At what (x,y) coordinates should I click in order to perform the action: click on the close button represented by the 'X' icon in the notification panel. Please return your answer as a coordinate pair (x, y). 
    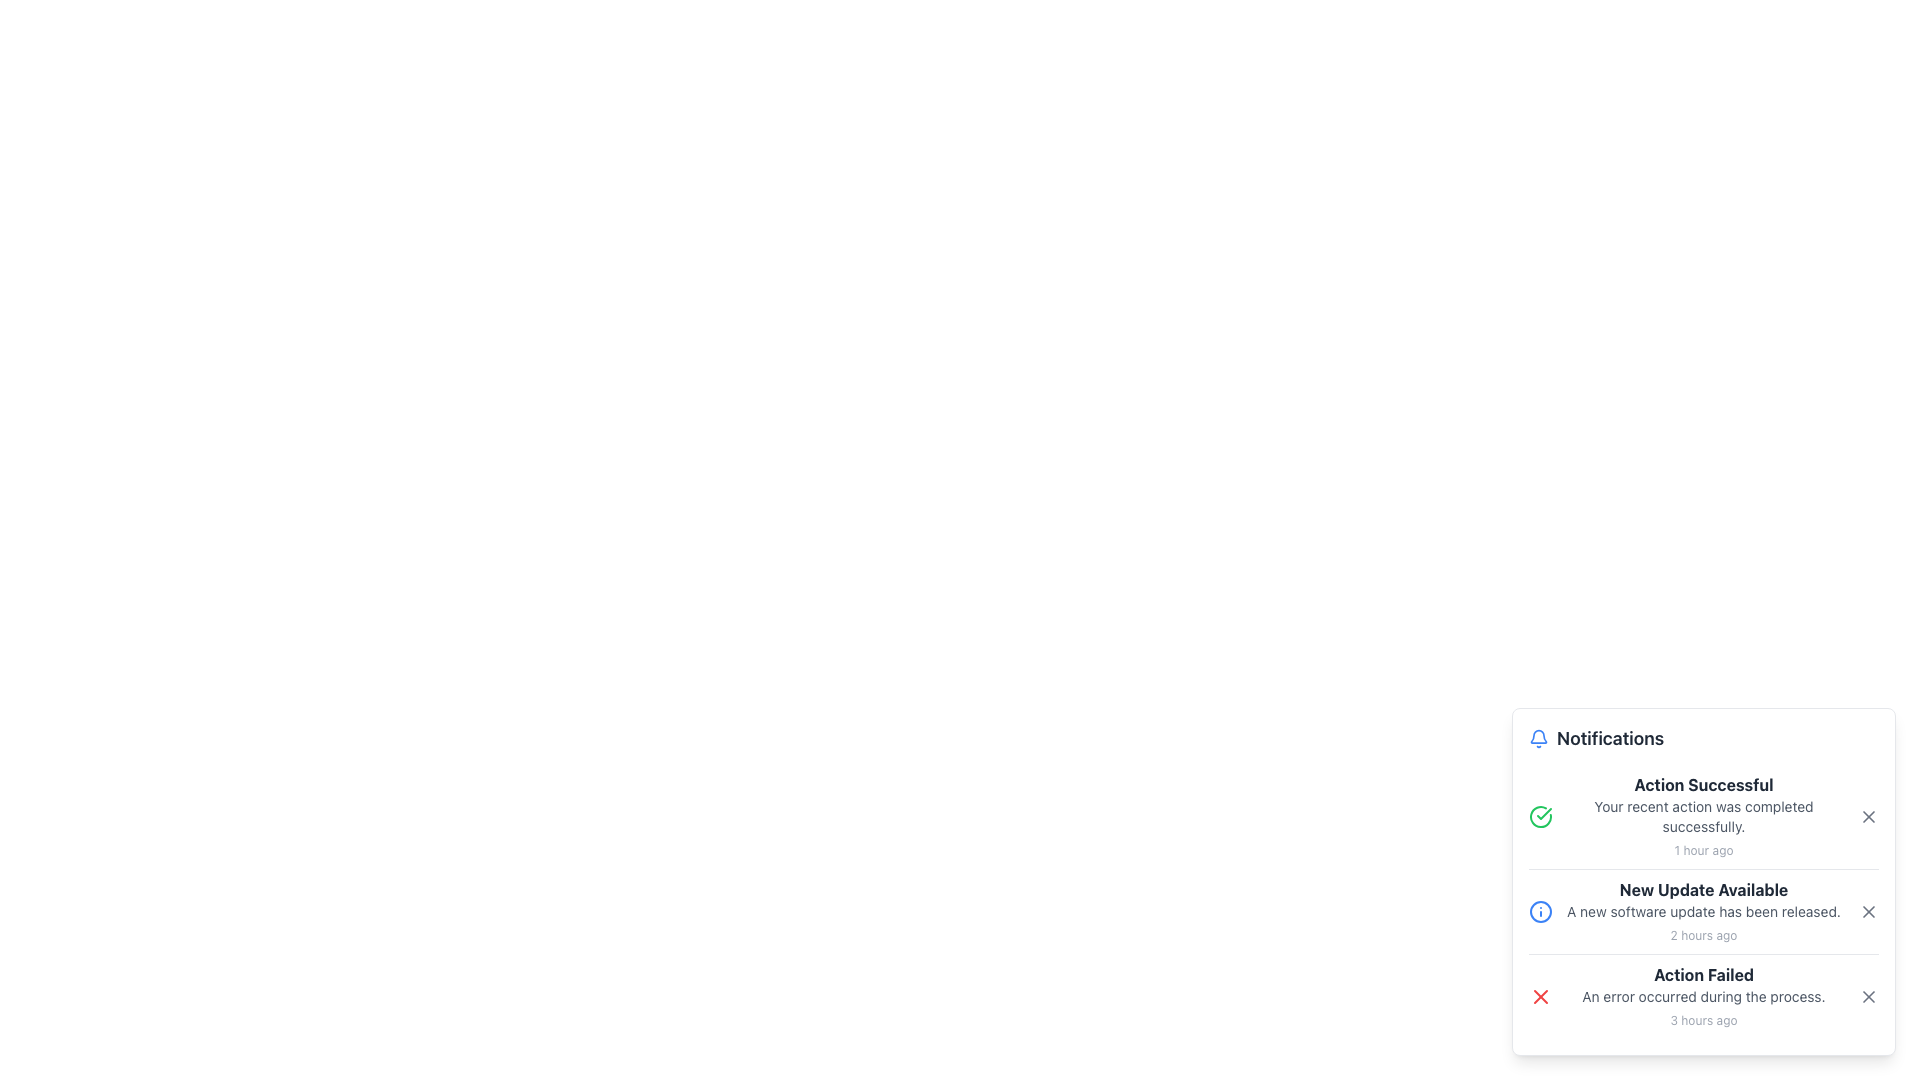
    Looking at the image, I should click on (1867, 911).